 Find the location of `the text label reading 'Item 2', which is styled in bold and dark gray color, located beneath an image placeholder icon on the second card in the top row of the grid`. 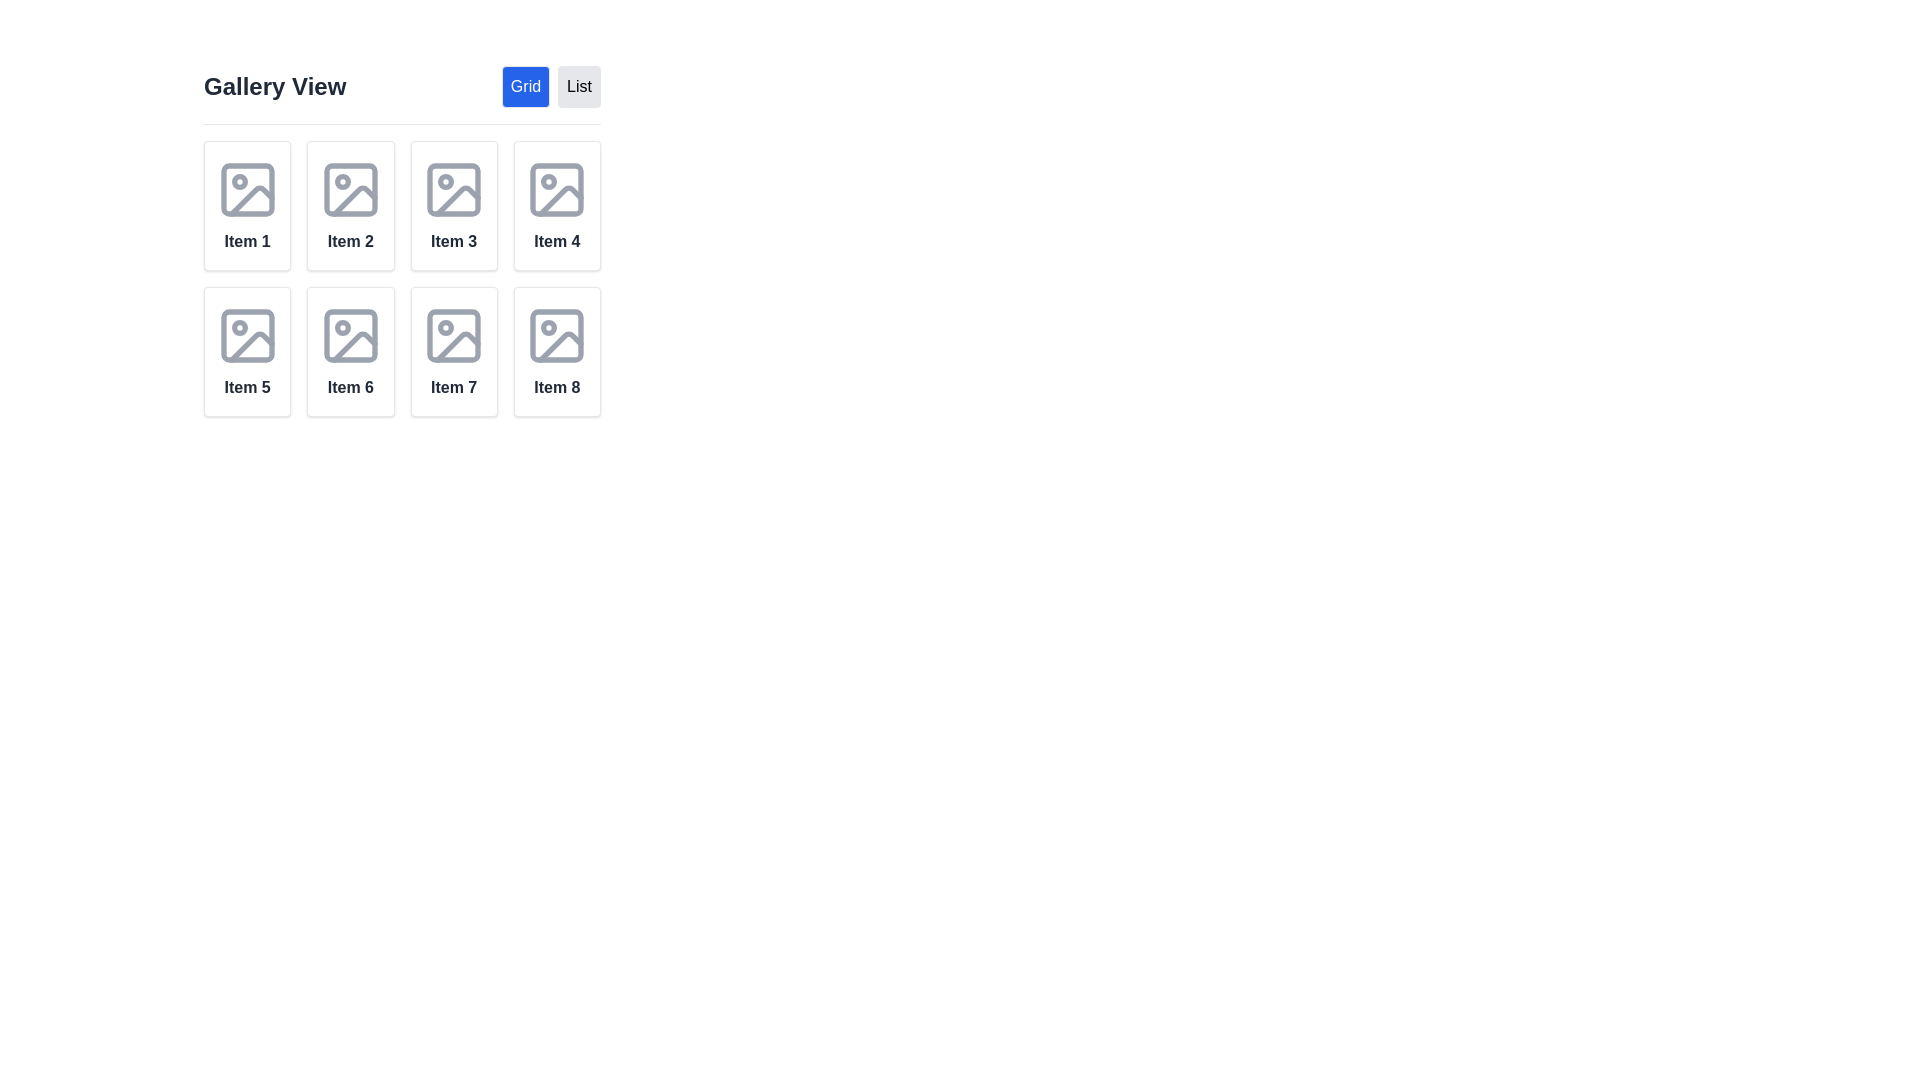

the text label reading 'Item 2', which is styled in bold and dark gray color, located beneath an image placeholder icon on the second card in the top row of the grid is located at coordinates (350, 241).